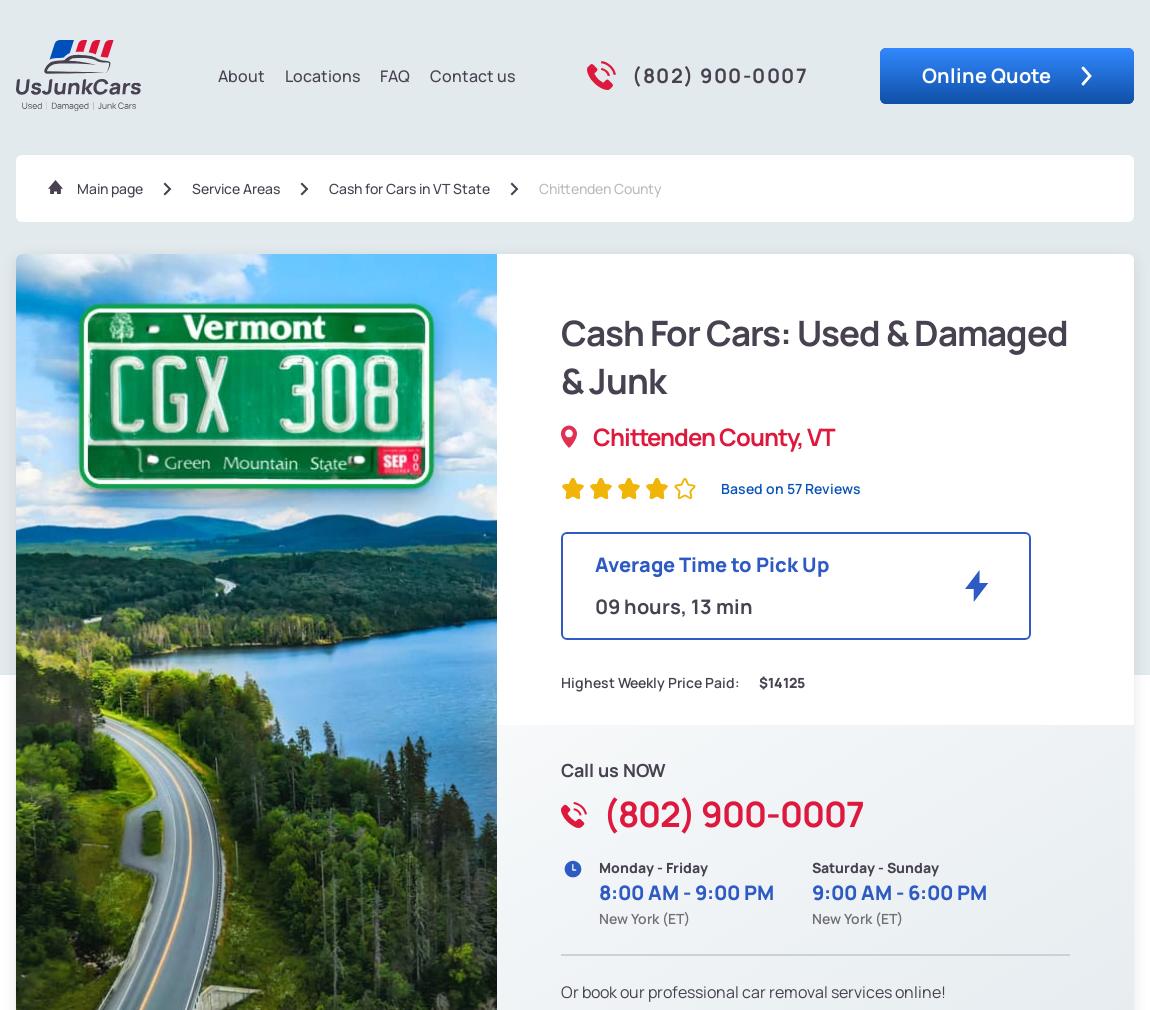 This screenshot has width=1150, height=1010. What do you see at coordinates (712, 435) in the screenshot?
I see `'Chittenden County, VT'` at bounding box center [712, 435].